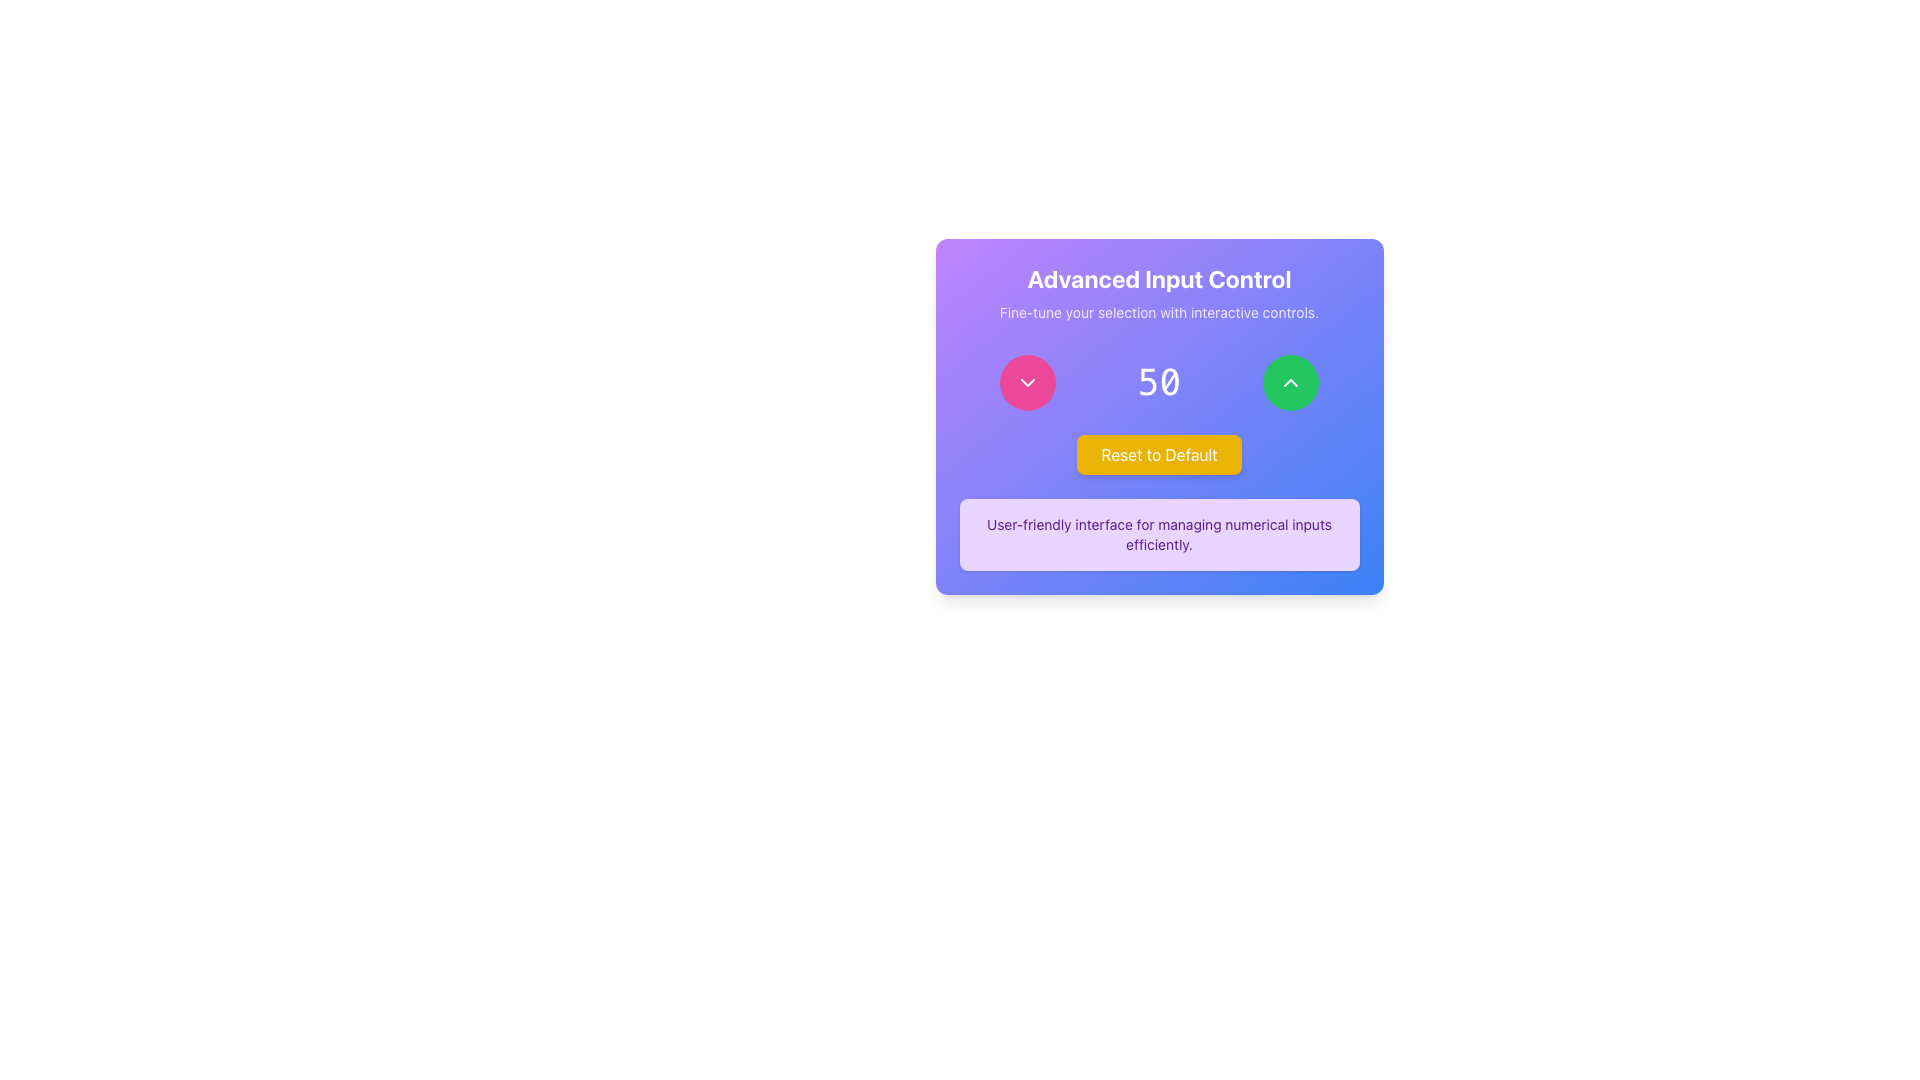 The image size is (1920, 1080). Describe the element at coordinates (1028, 382) in the screenshot. I see `the downward-pointing chevron icon located at the center of the circular pink button to decrease the numerical value` at that location.